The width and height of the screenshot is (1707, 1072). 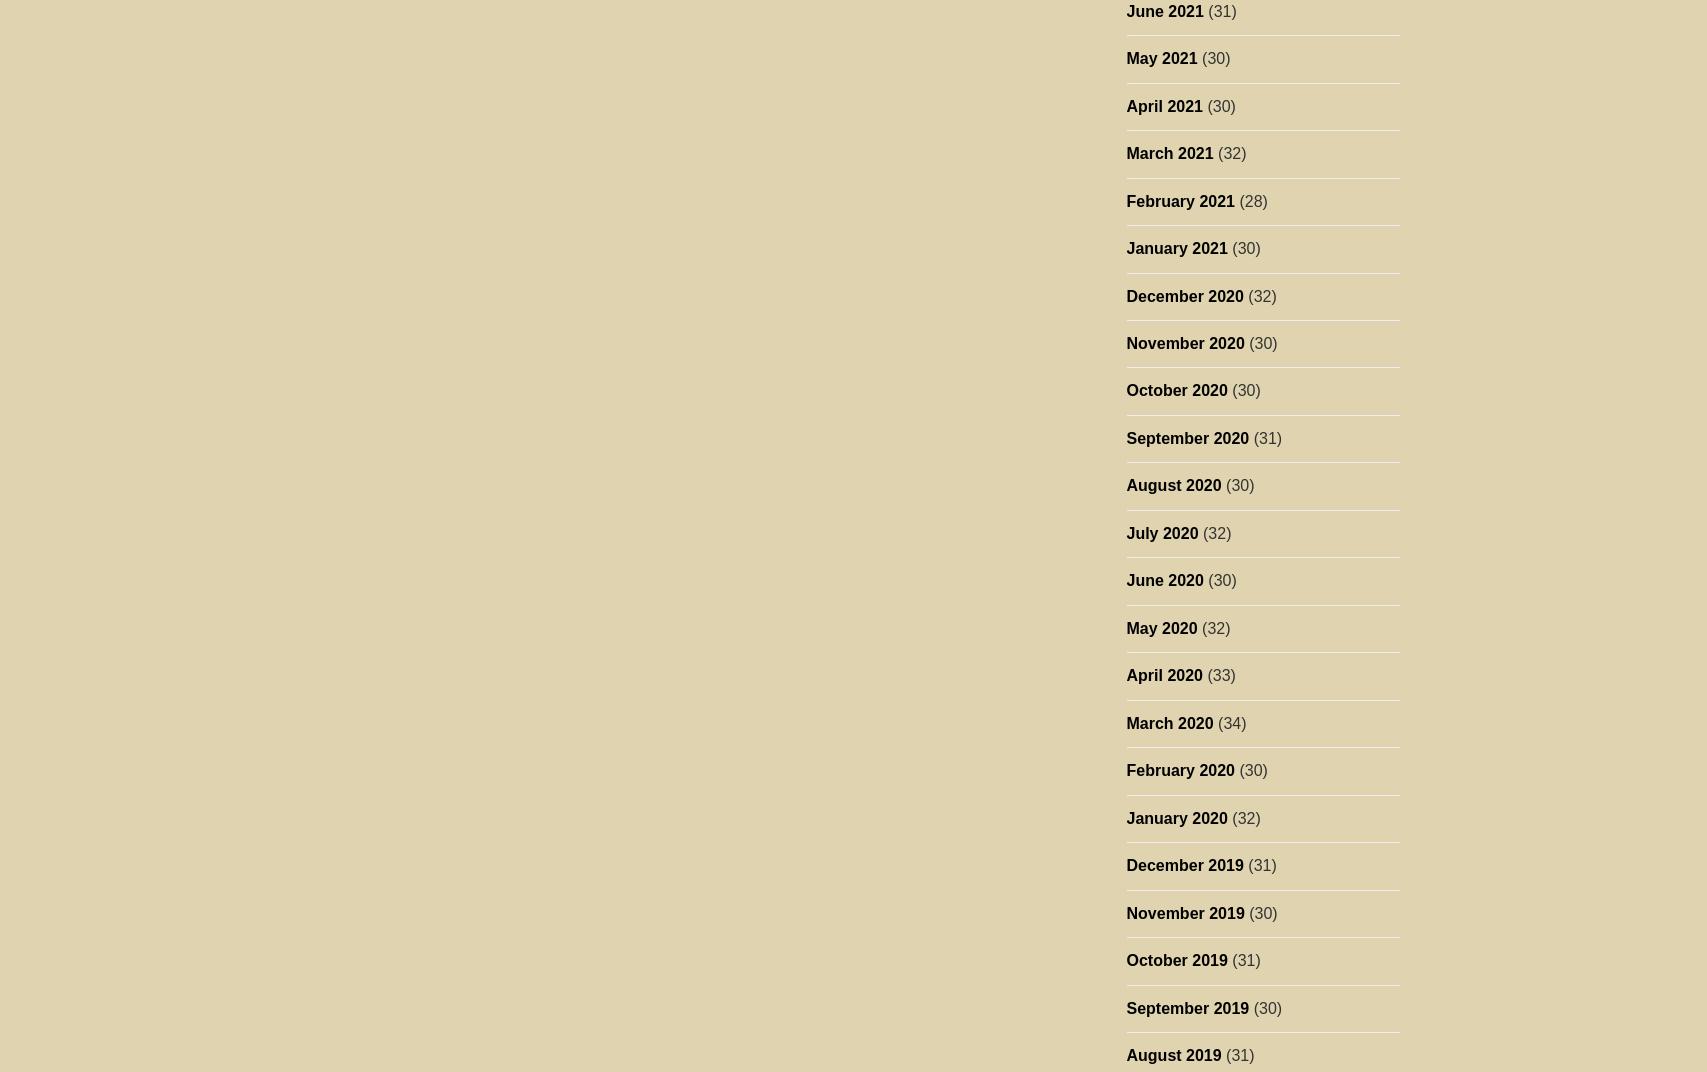 I want to click on '(28)', so click(x=1234, y=199).